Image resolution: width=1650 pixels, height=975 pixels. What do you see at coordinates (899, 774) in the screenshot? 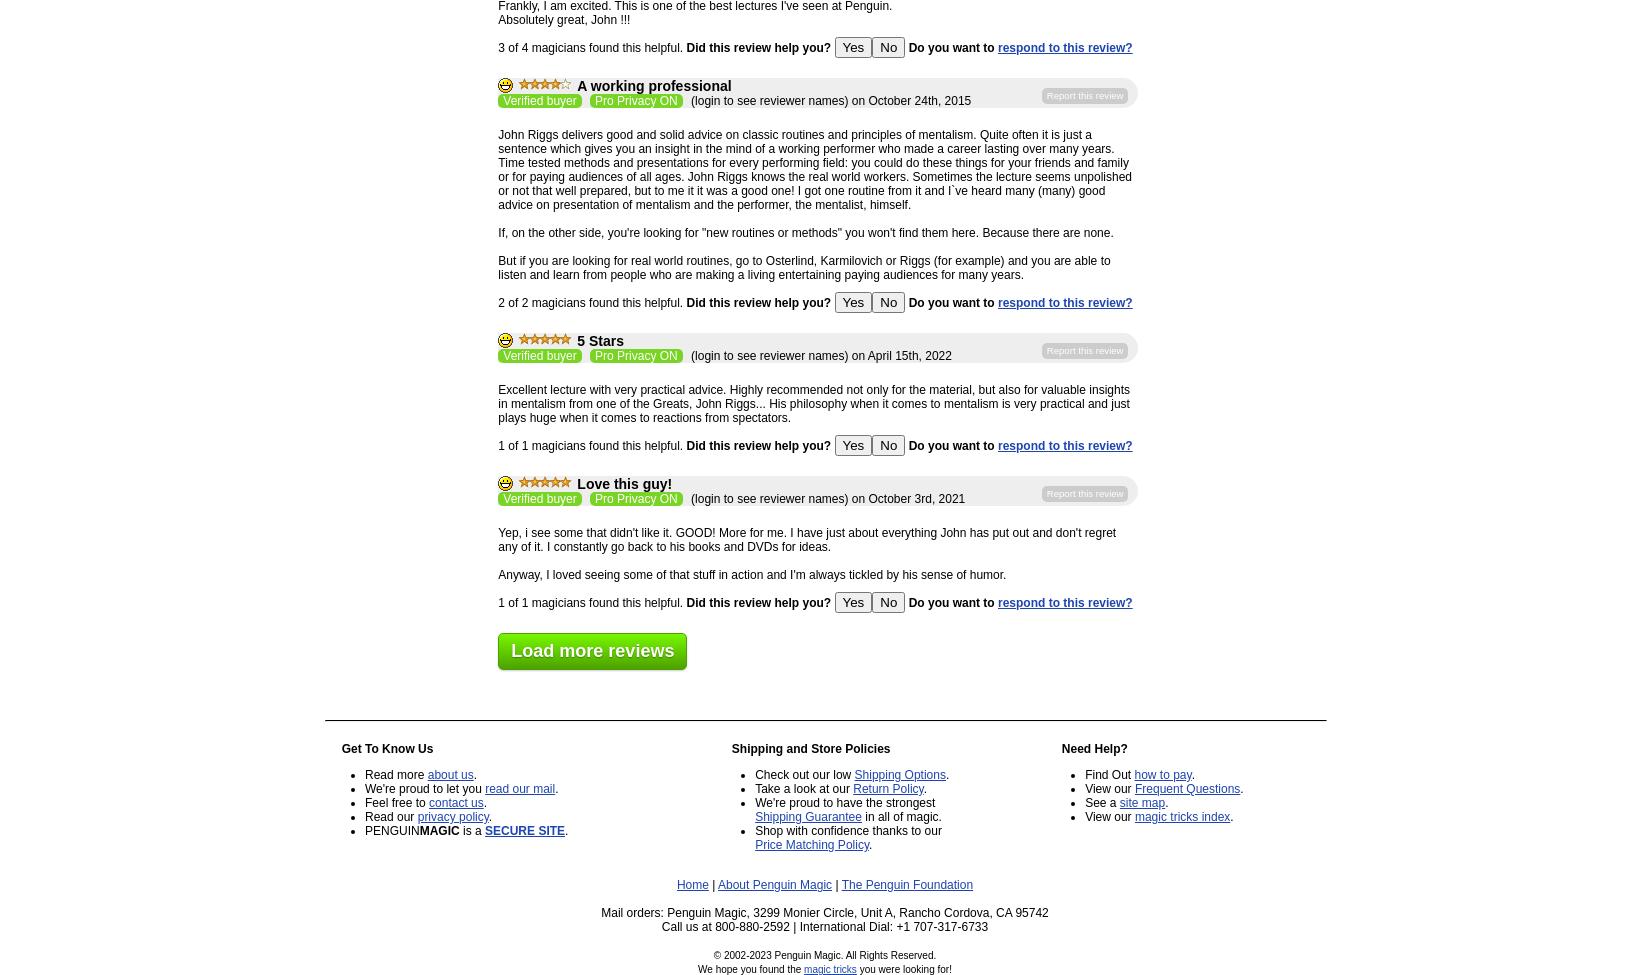
I see `'Shipping Options'` at bounding box center [899, 774].